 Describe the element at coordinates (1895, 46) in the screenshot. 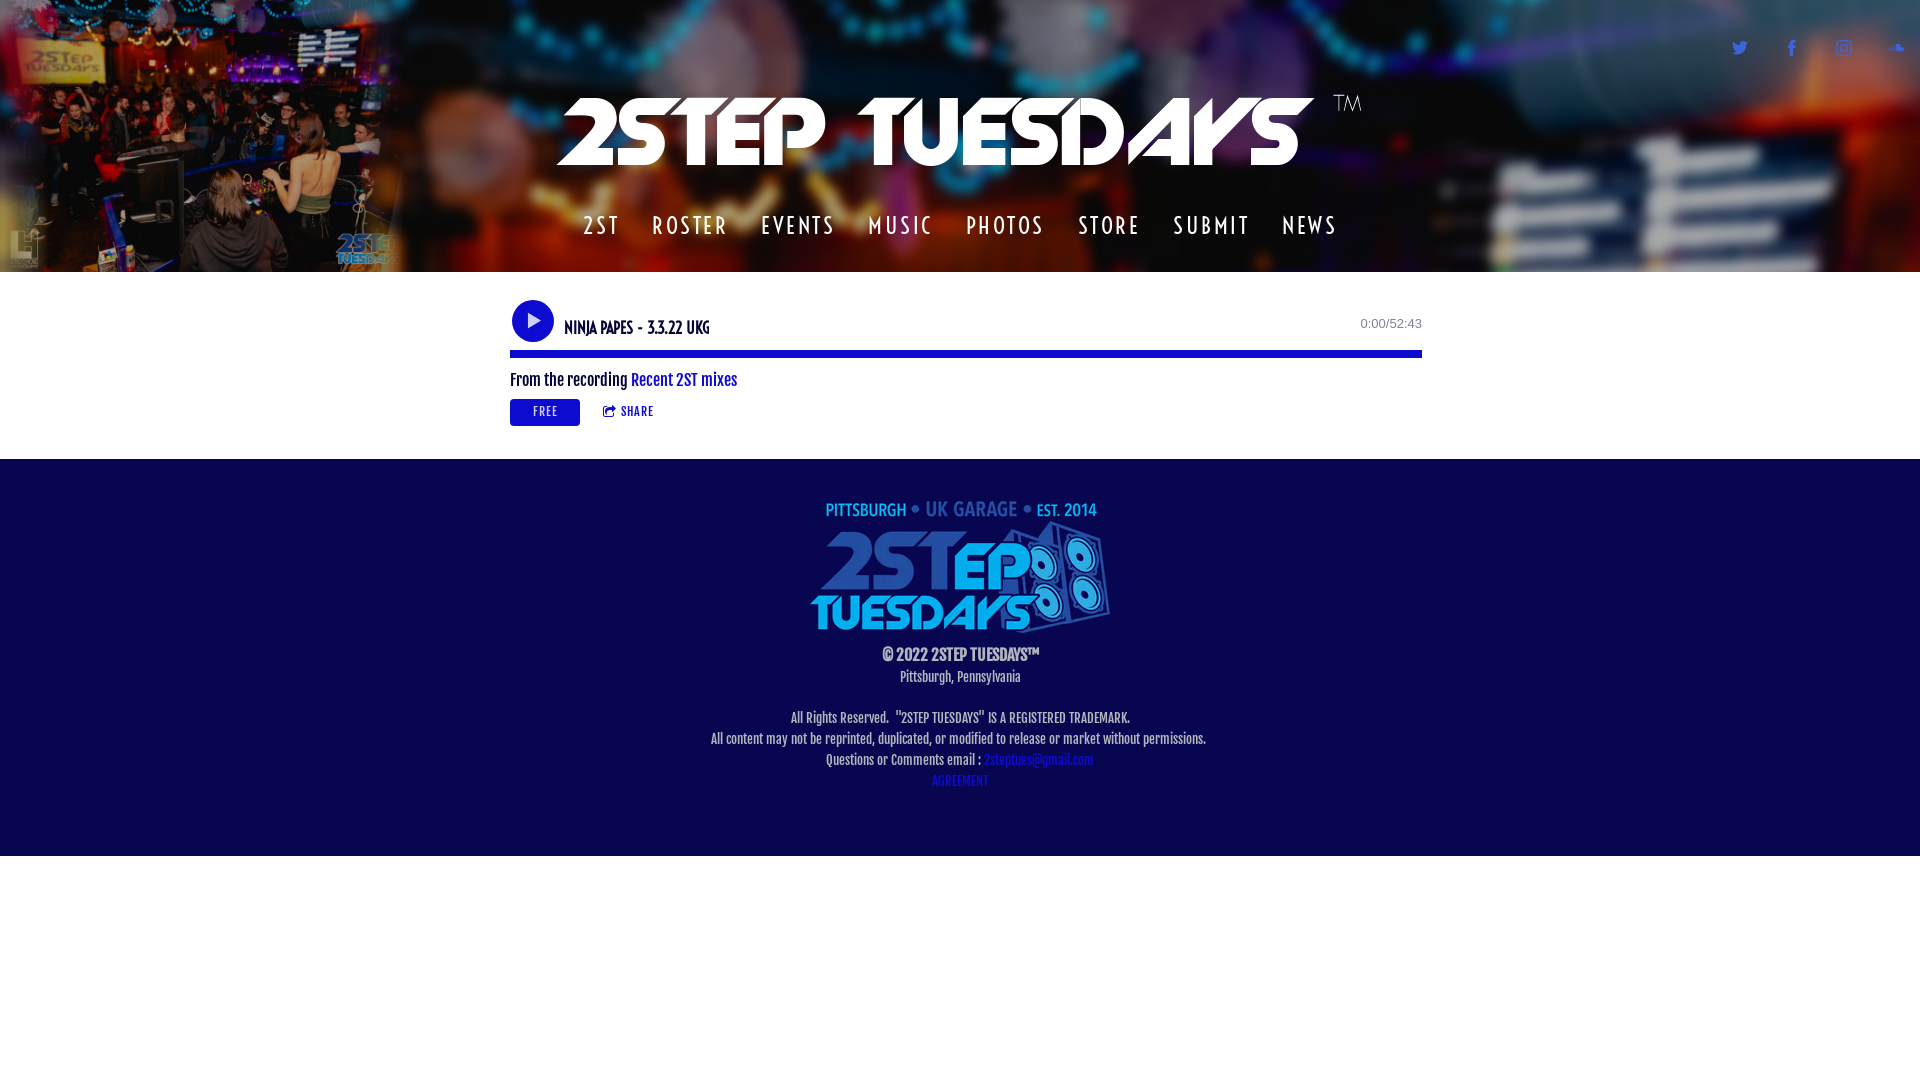

I see `'https://soundcloud.com/2steptues'` at that location.